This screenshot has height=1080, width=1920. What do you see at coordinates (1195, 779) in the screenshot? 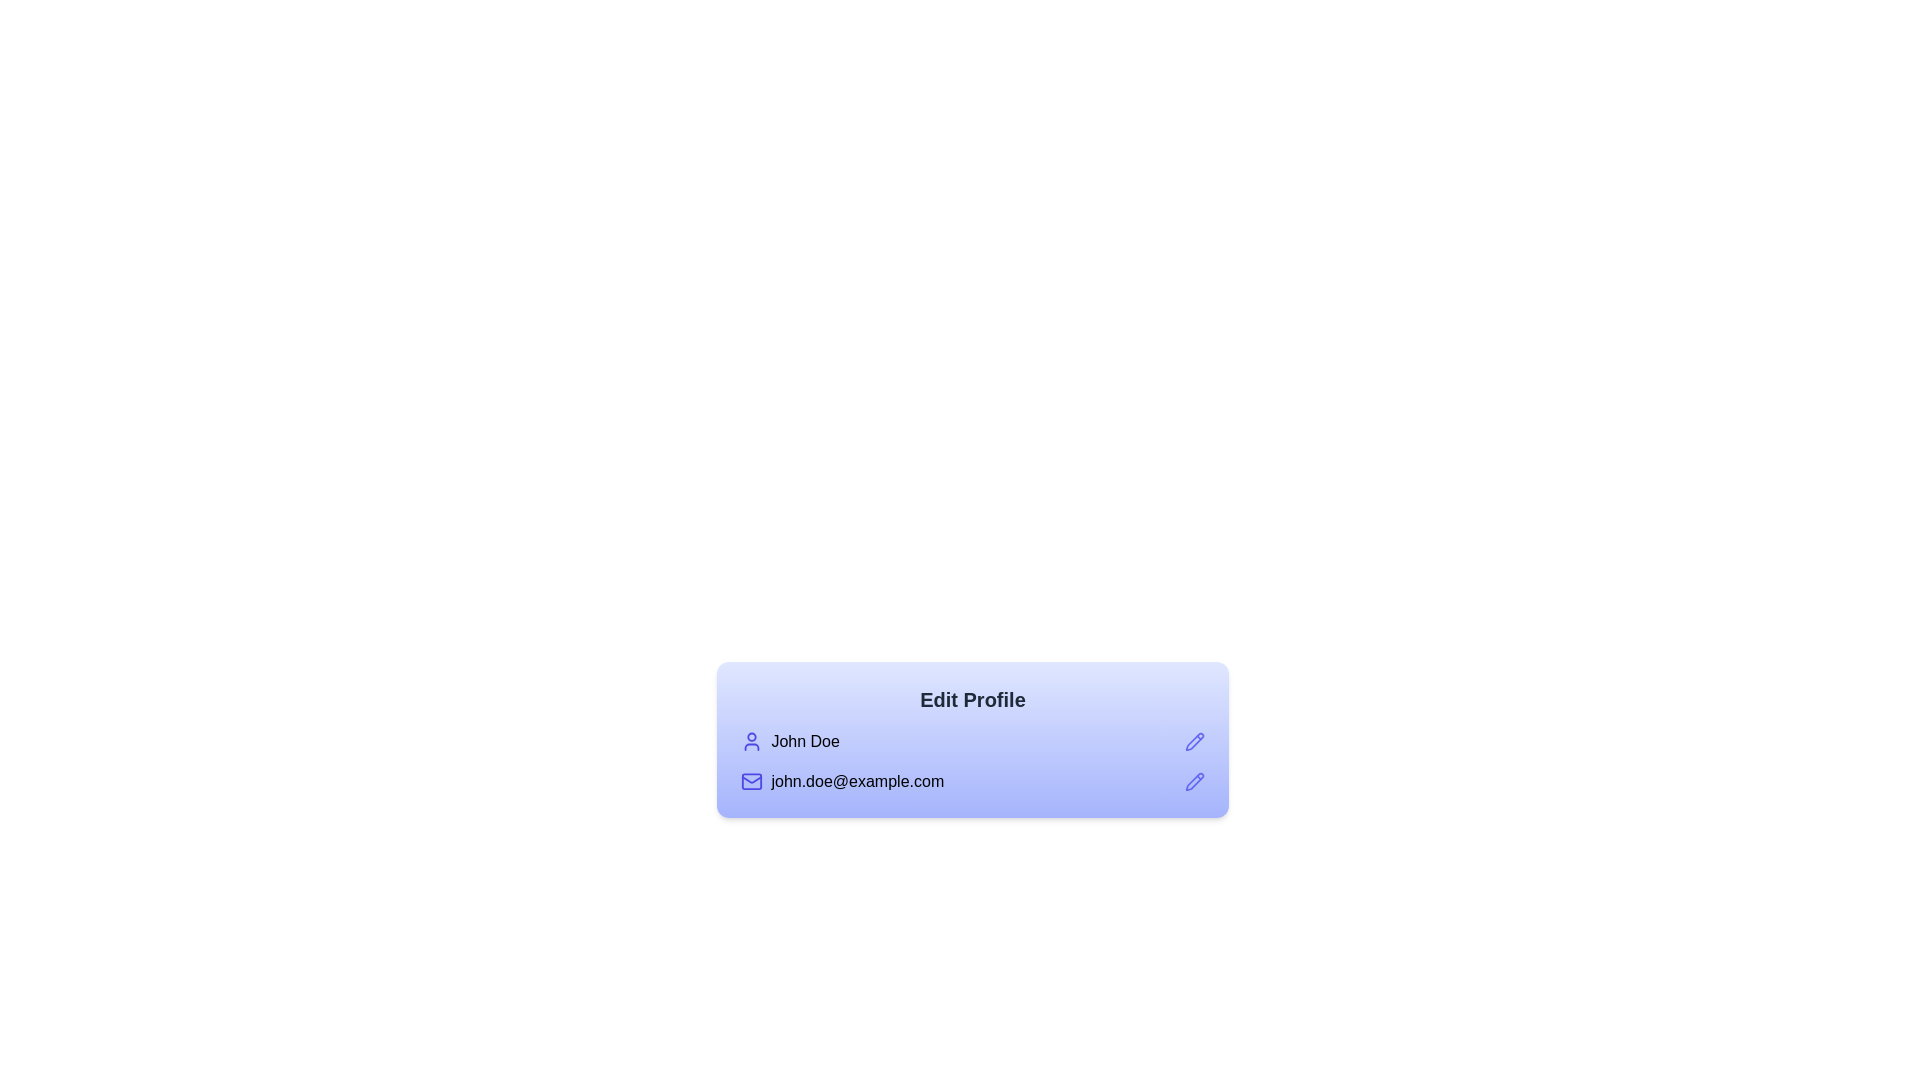
I see `the Edit icon button, which is a pencil icon located` at bounding box center [1195, 779].